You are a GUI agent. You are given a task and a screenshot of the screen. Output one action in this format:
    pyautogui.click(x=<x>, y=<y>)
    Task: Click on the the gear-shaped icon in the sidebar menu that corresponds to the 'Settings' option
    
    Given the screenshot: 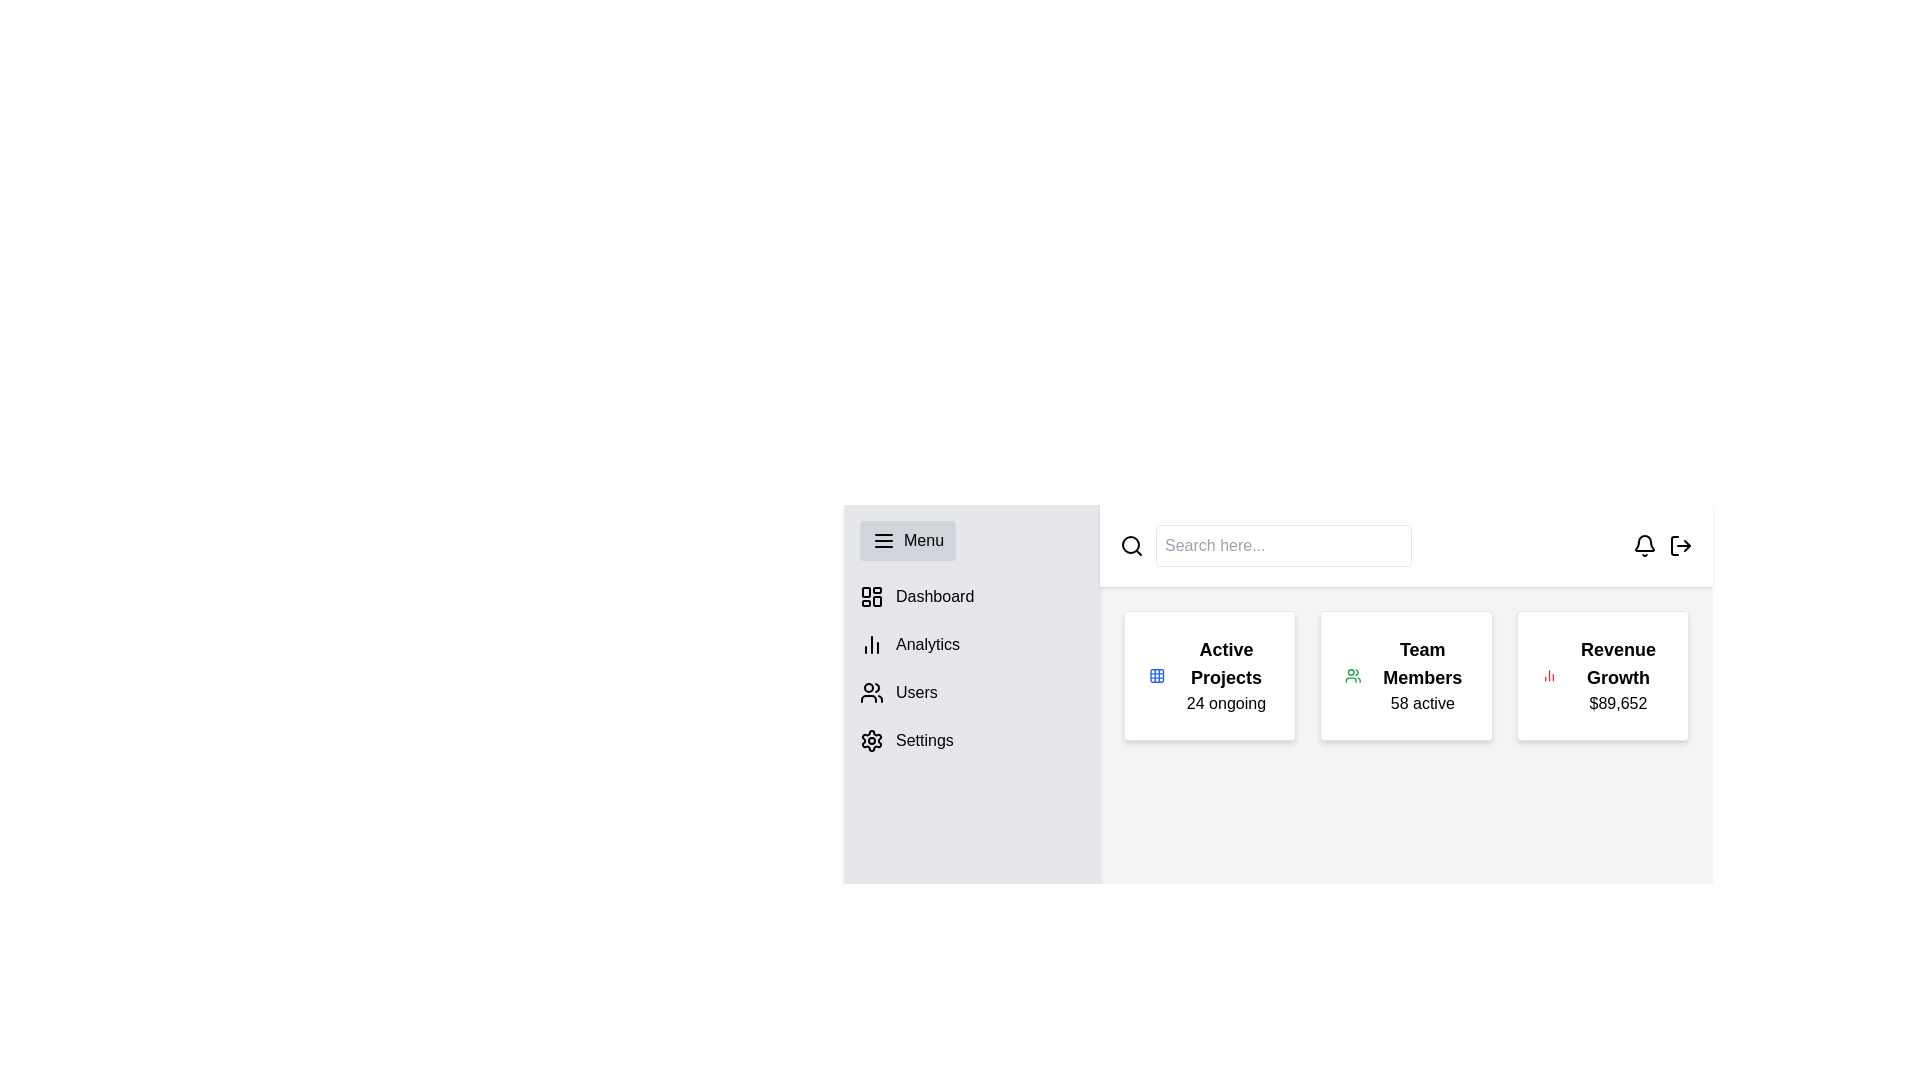 What is the action you would take?
    pyautogui.click(x=872, y=740)
    